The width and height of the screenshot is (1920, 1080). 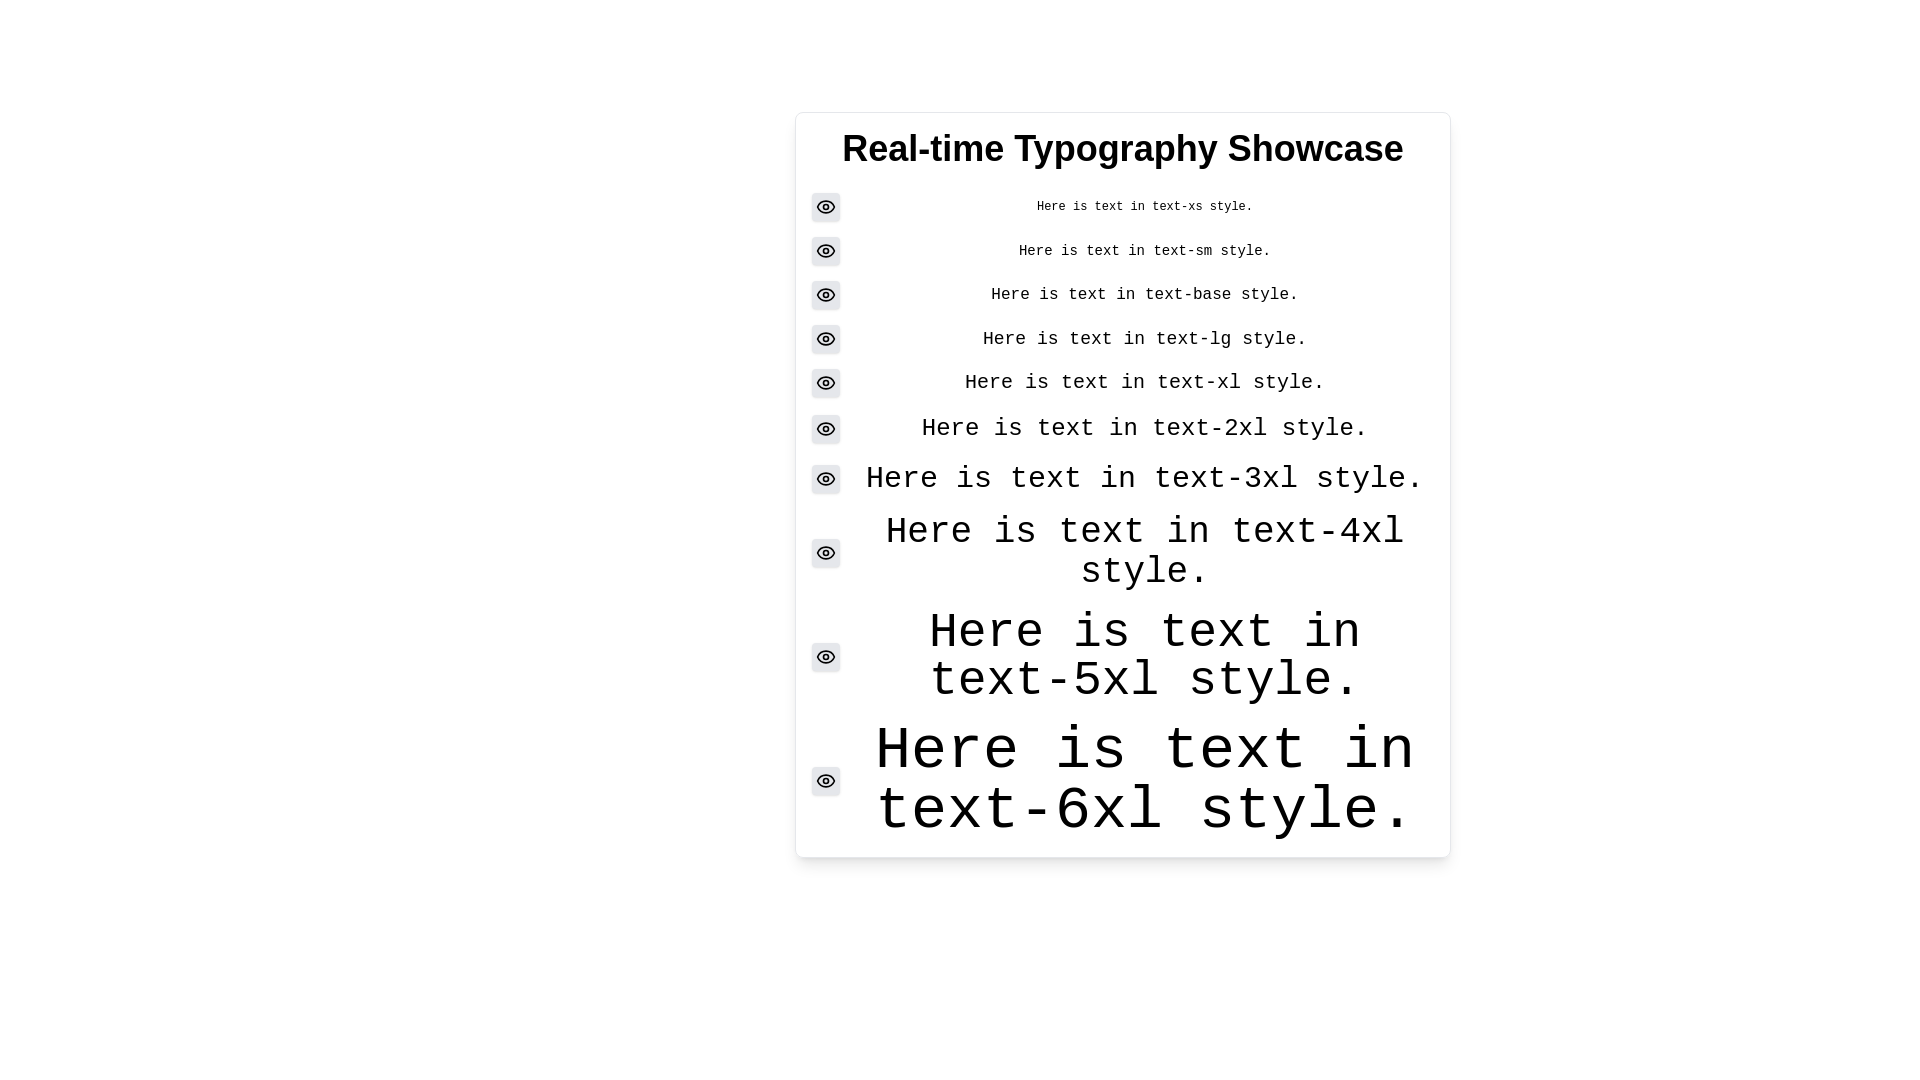 What do you see at coordinates (825, 382) in the screenshot?
I see `the visibility toggle button located to the left of the text labeled 'Here is text in text-xl style.'` at bounding box center [825, 382].